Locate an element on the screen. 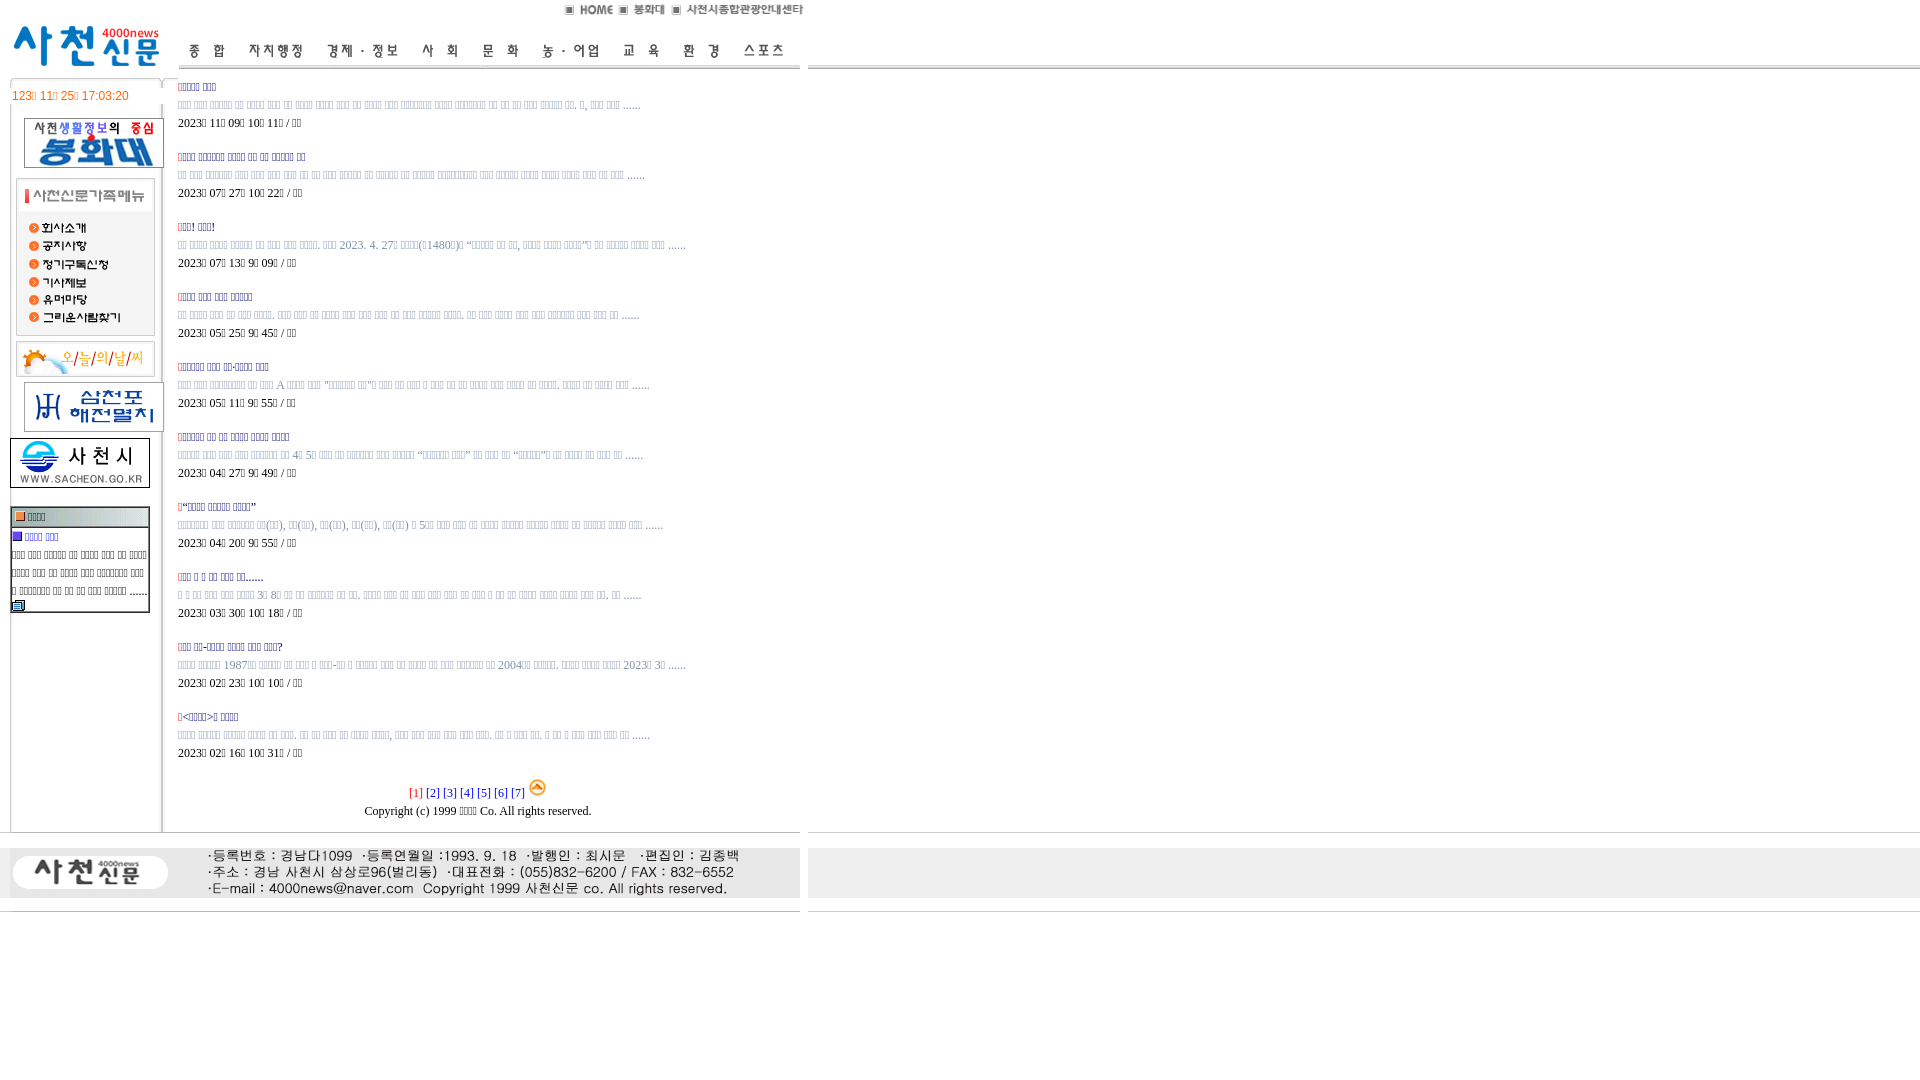  '[4]' is located at coordinates (465, 792).